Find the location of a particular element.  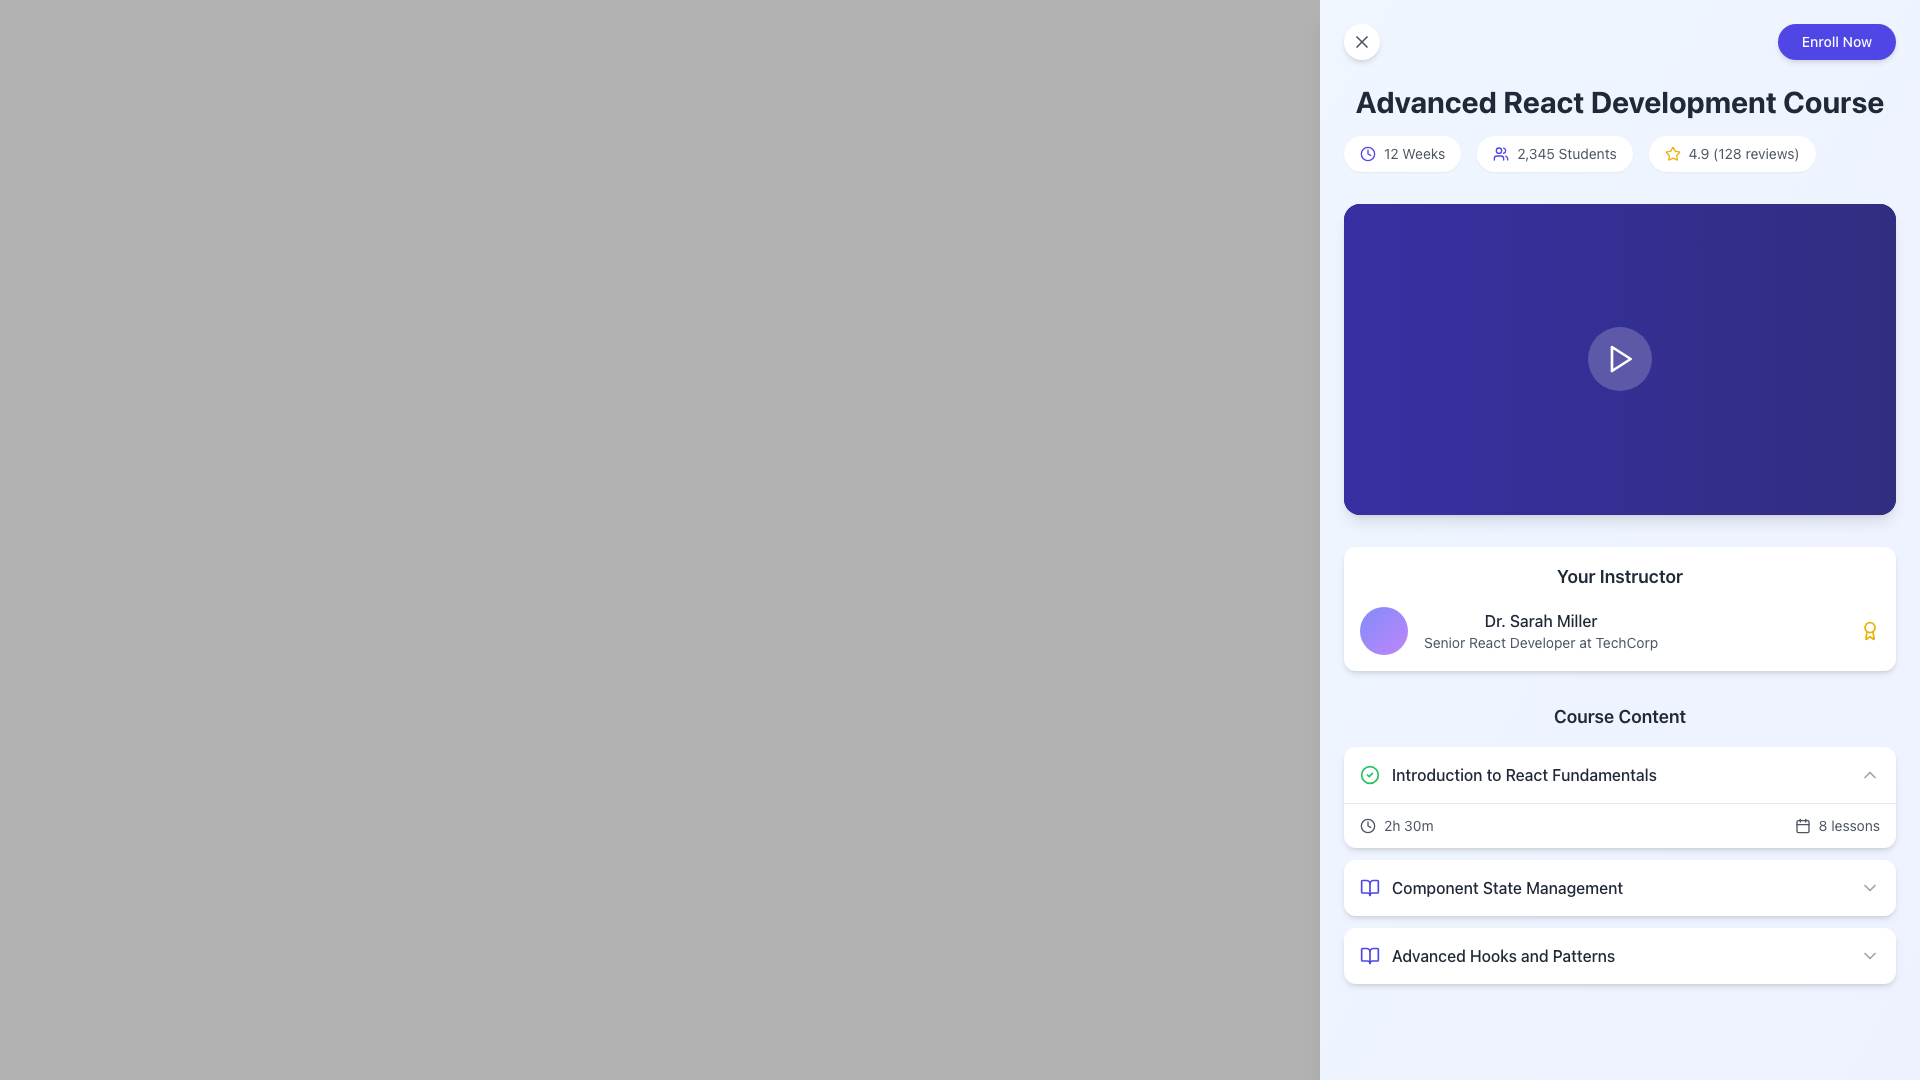

the downward-pointing chevron icon located on the far right side of the 'Advanced Hooks and Patterns' section is located at coordinates (1869, 954).